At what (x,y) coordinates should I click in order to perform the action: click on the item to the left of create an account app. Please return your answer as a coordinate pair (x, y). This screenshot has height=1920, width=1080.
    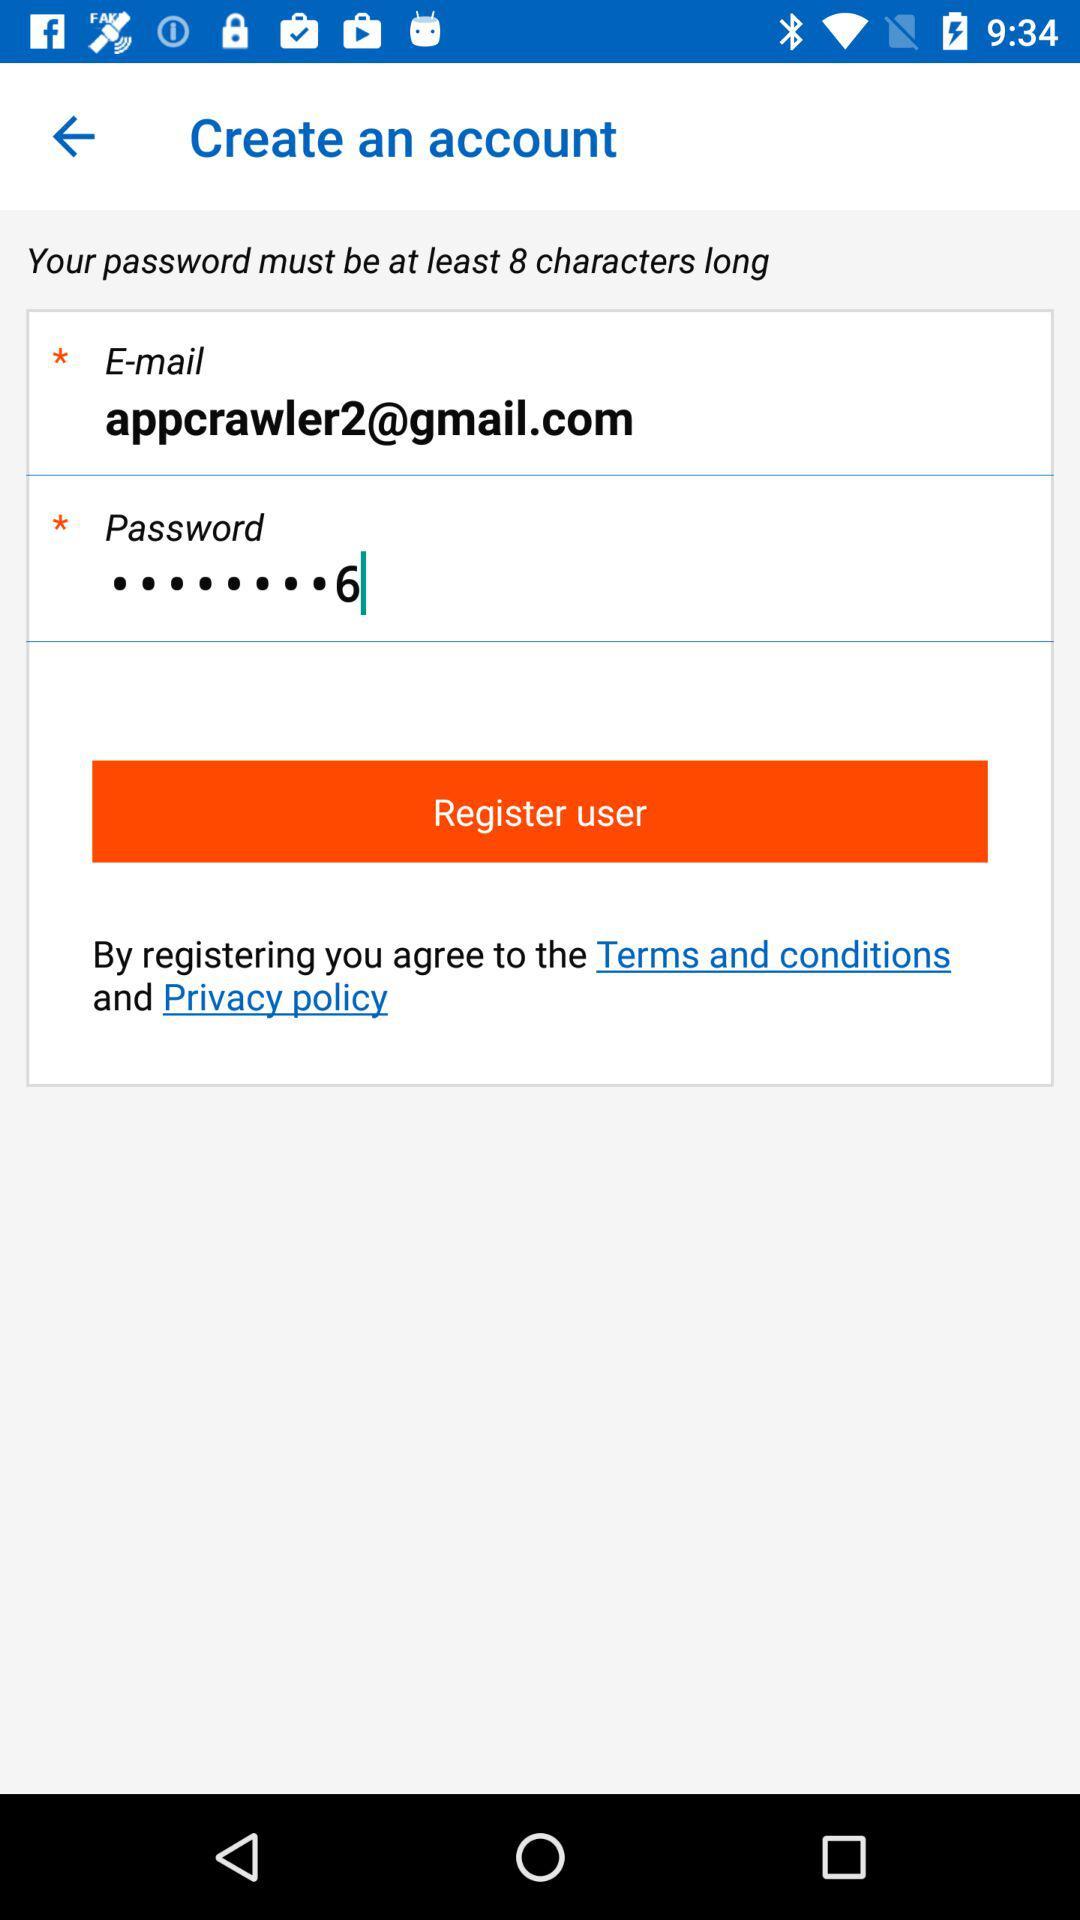
    Looking at the image, I should click on (72, 135).